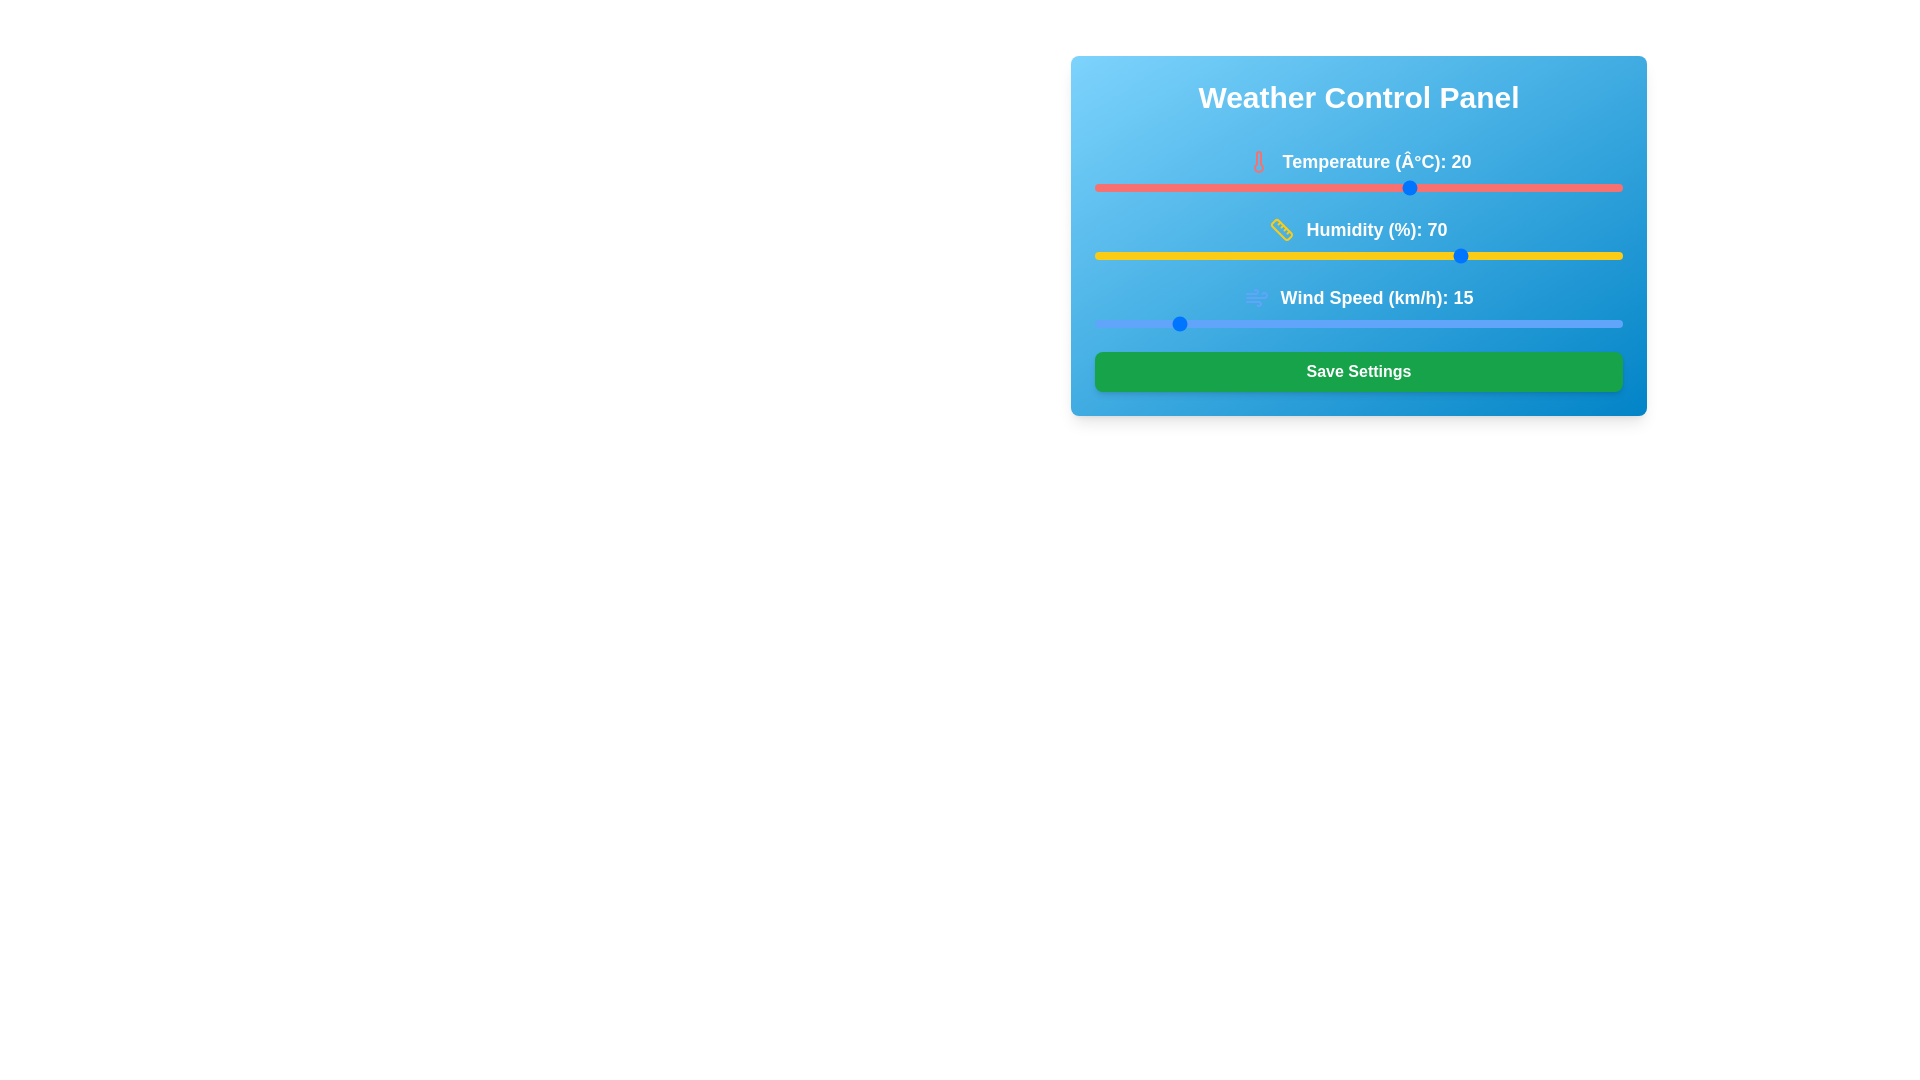 This screenshot has width=1920, height=1080. What do you see at coordinates (1569, 188) in the screenshot?
I see `the temperature slider` at bounding box center [1569, 188].